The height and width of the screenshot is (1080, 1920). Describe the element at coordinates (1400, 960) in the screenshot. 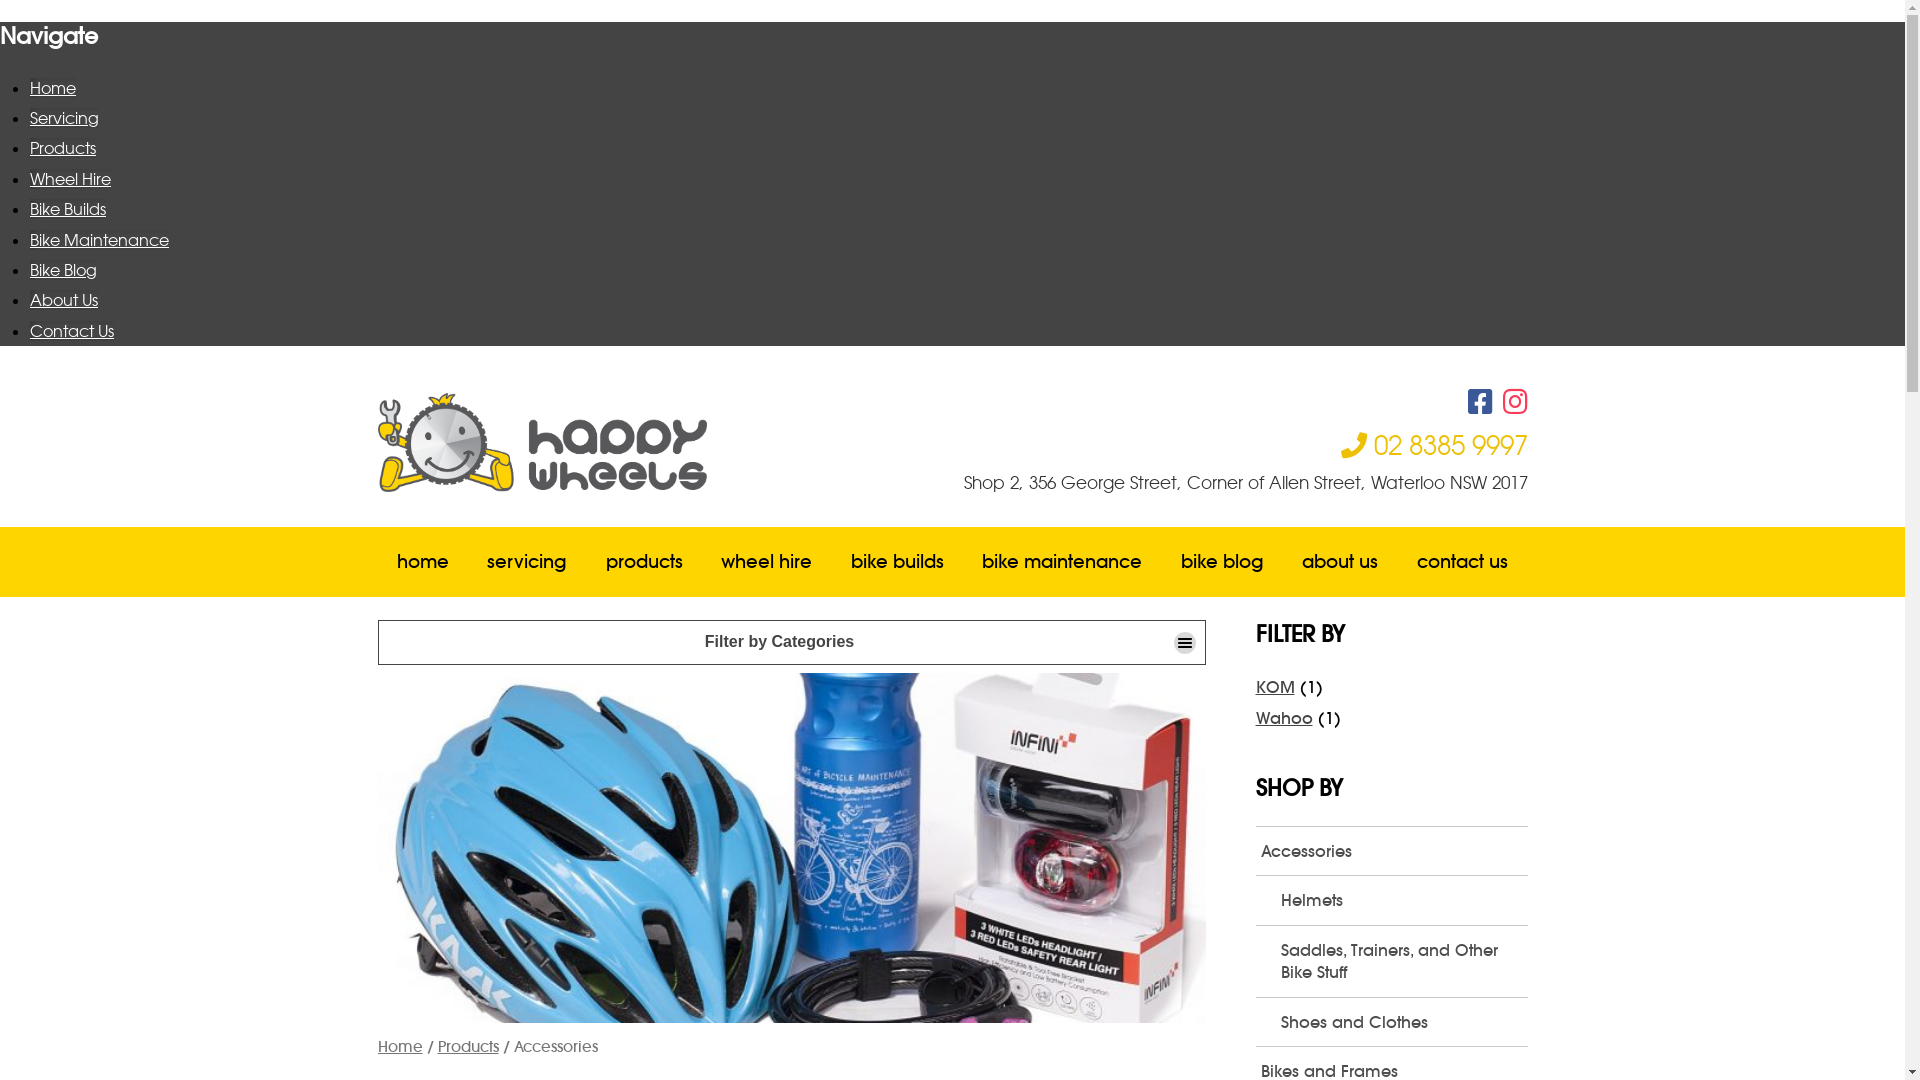

I see `'Saddles, Trainers, and Other Bike Stuff'` at that location.